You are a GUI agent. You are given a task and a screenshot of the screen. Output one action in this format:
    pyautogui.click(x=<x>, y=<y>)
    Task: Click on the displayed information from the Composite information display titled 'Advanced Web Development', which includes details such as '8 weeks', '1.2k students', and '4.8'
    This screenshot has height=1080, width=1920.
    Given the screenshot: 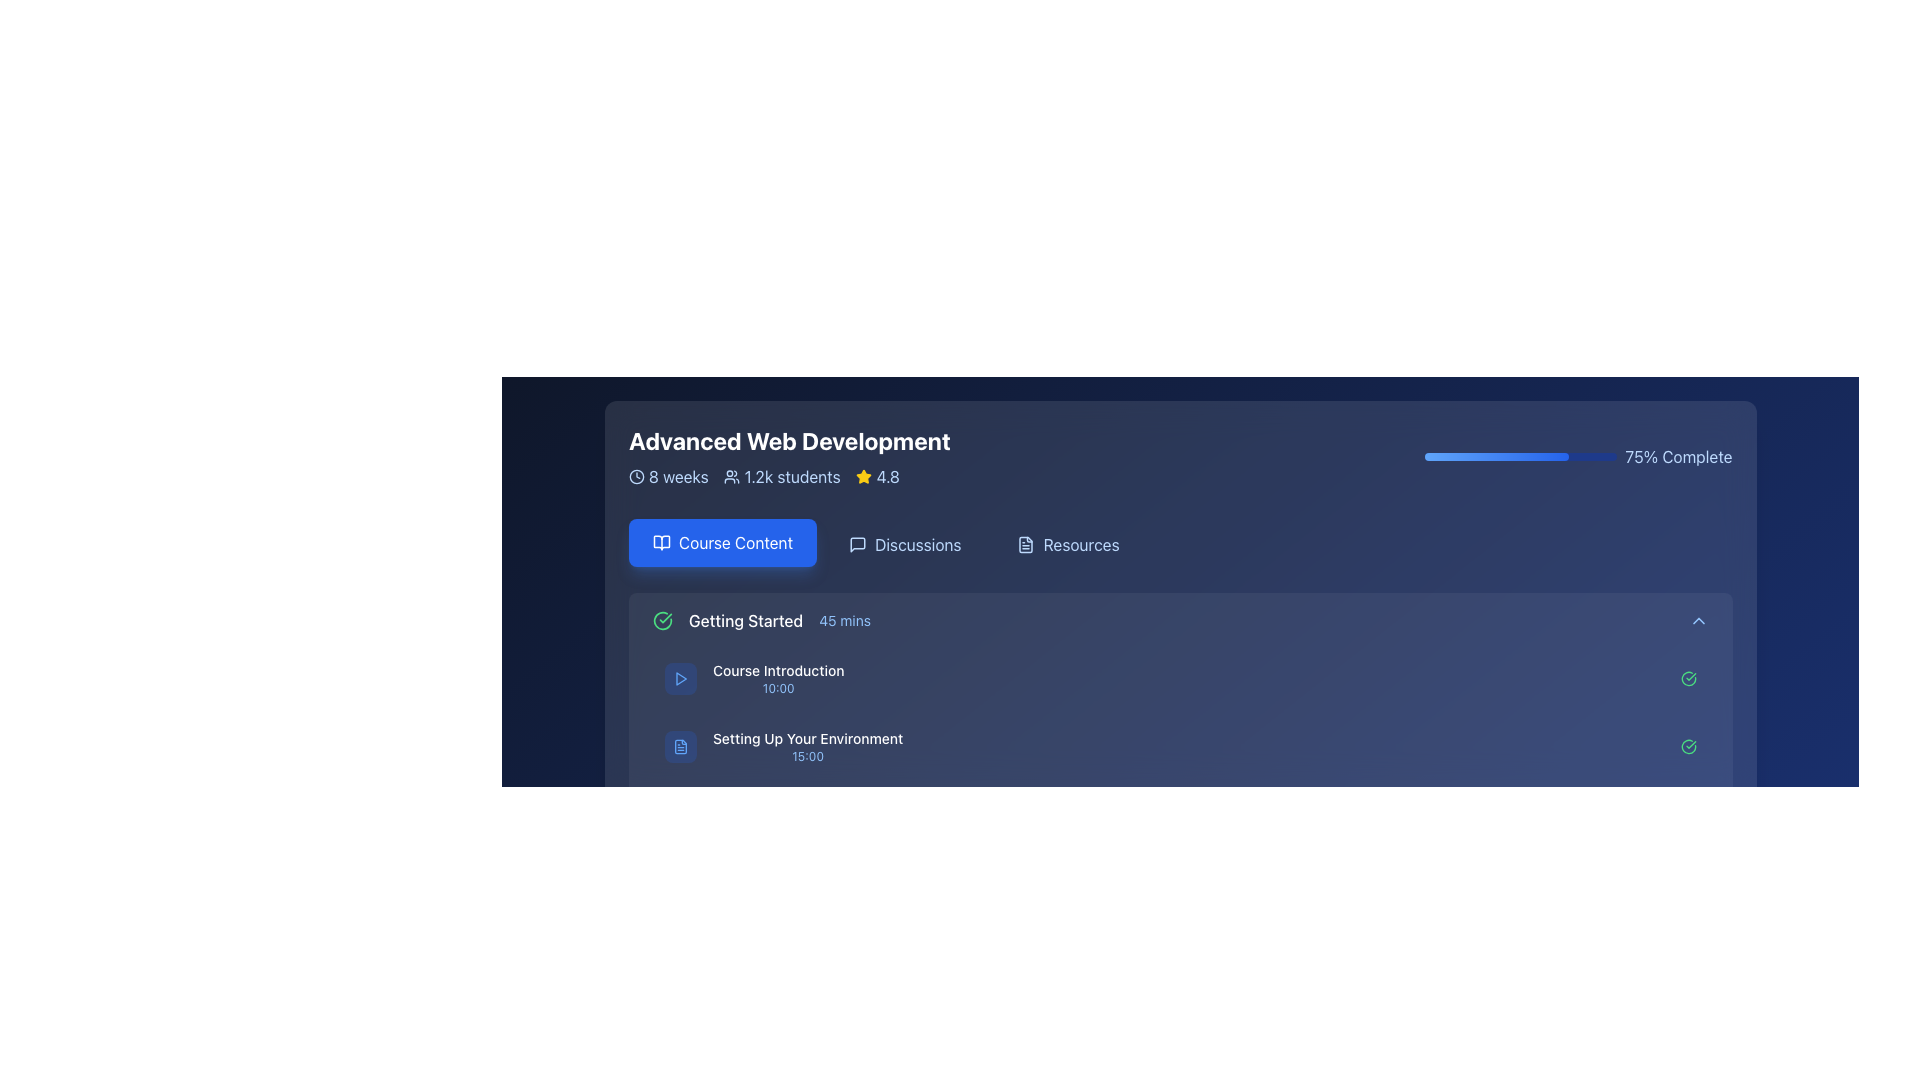 What is the action you would take?
    pyautogui.click(x=788, y=456)
    